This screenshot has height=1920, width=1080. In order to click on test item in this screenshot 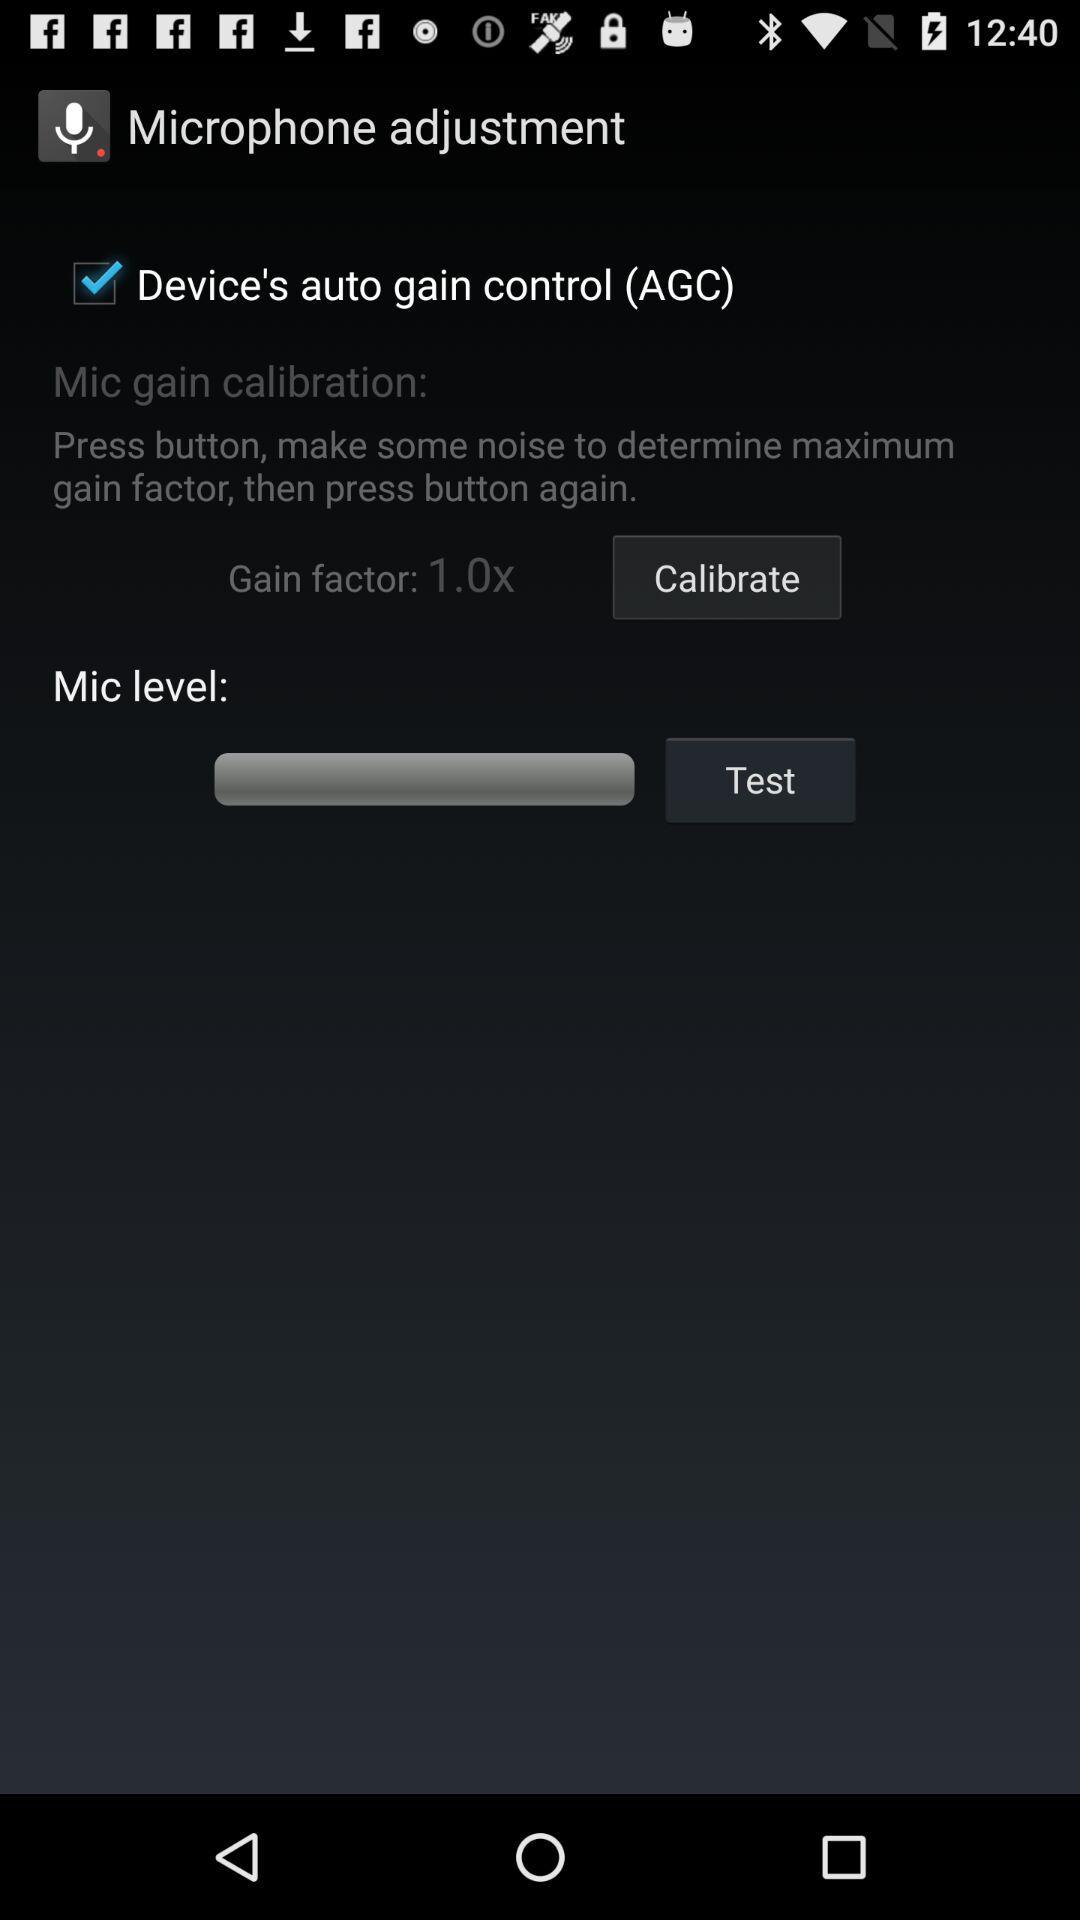, I will do `click(760, 778)`.